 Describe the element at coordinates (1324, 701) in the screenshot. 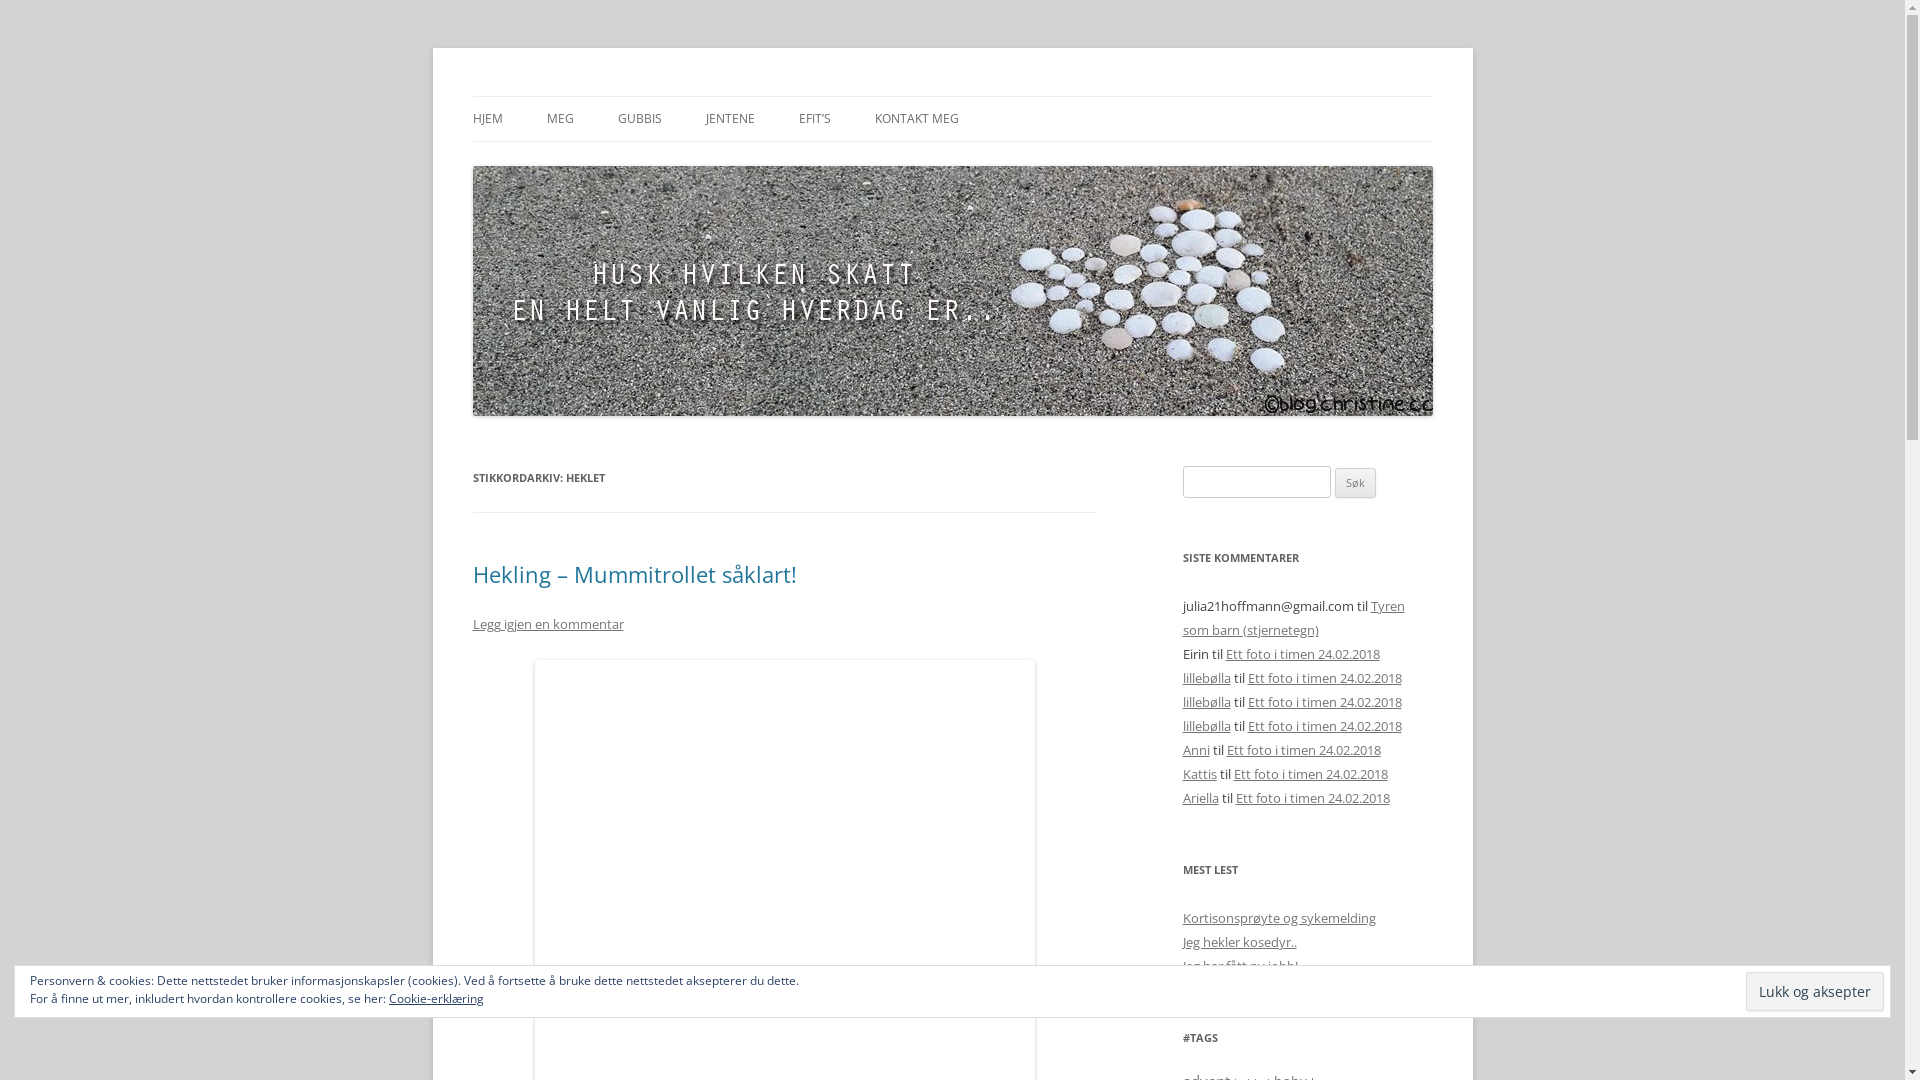

I see `'Ett foto i timen 24.02.2018'` at that location.